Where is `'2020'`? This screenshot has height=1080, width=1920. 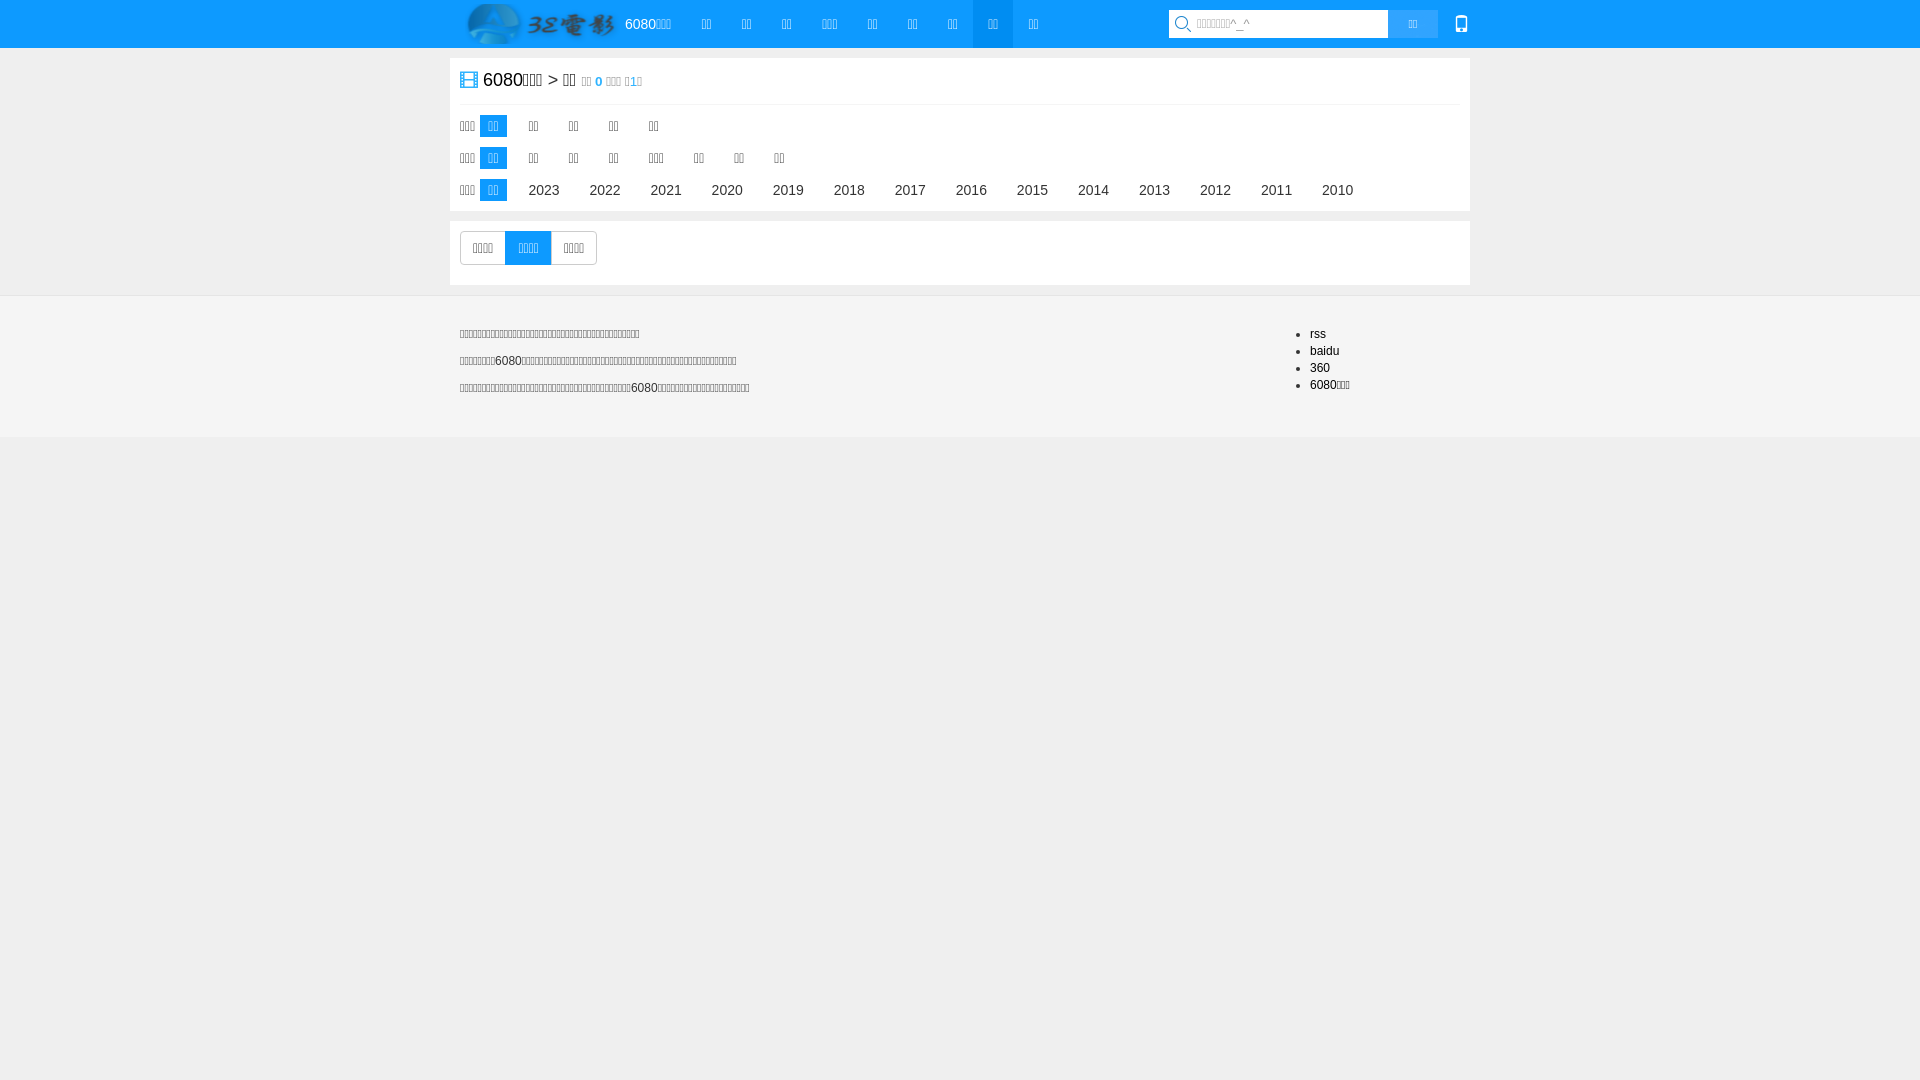
'2020' is located at coordinates (726, 189).